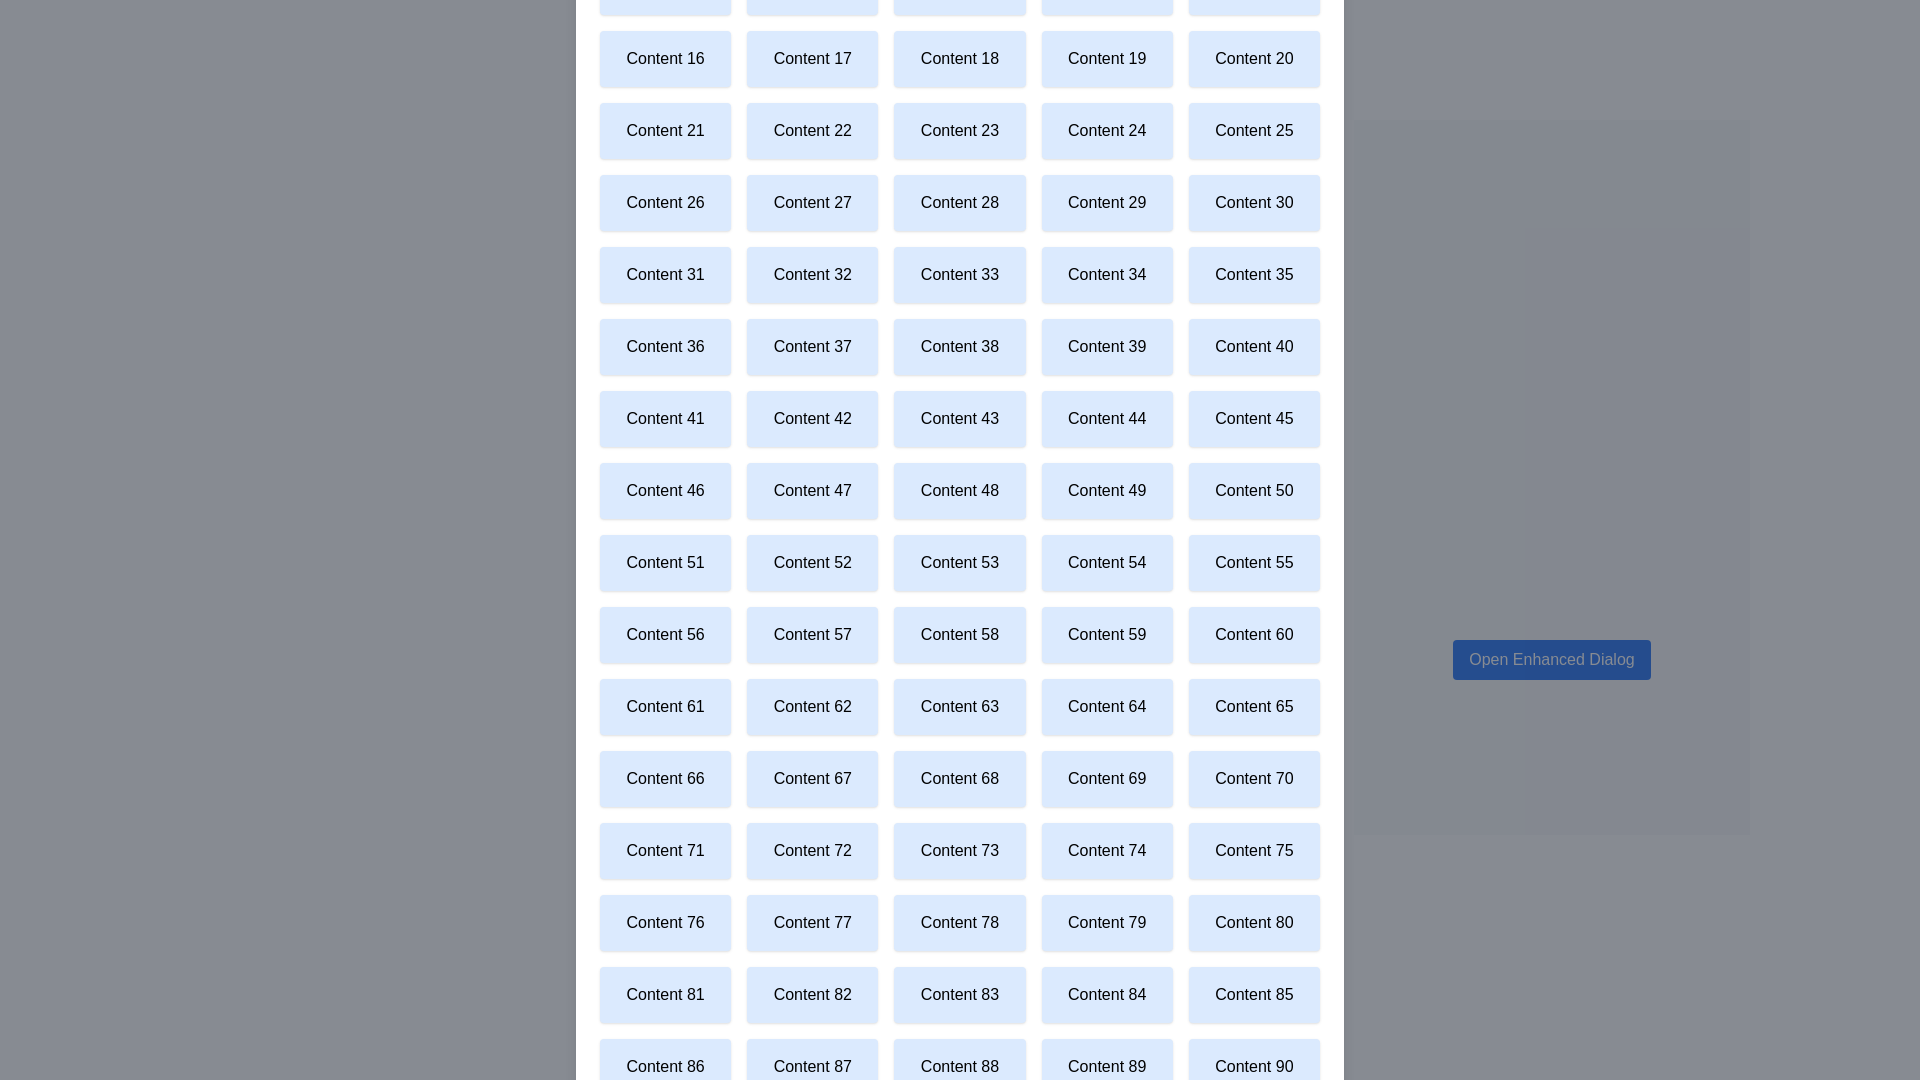 The height and width of the screenshot is (1080, 1920). What do you see at coordinates (1550, 659) in the screenshot?
I see `'Open Enhanced Dialog' button to open the dialog` at bounding box center [1550, 659].